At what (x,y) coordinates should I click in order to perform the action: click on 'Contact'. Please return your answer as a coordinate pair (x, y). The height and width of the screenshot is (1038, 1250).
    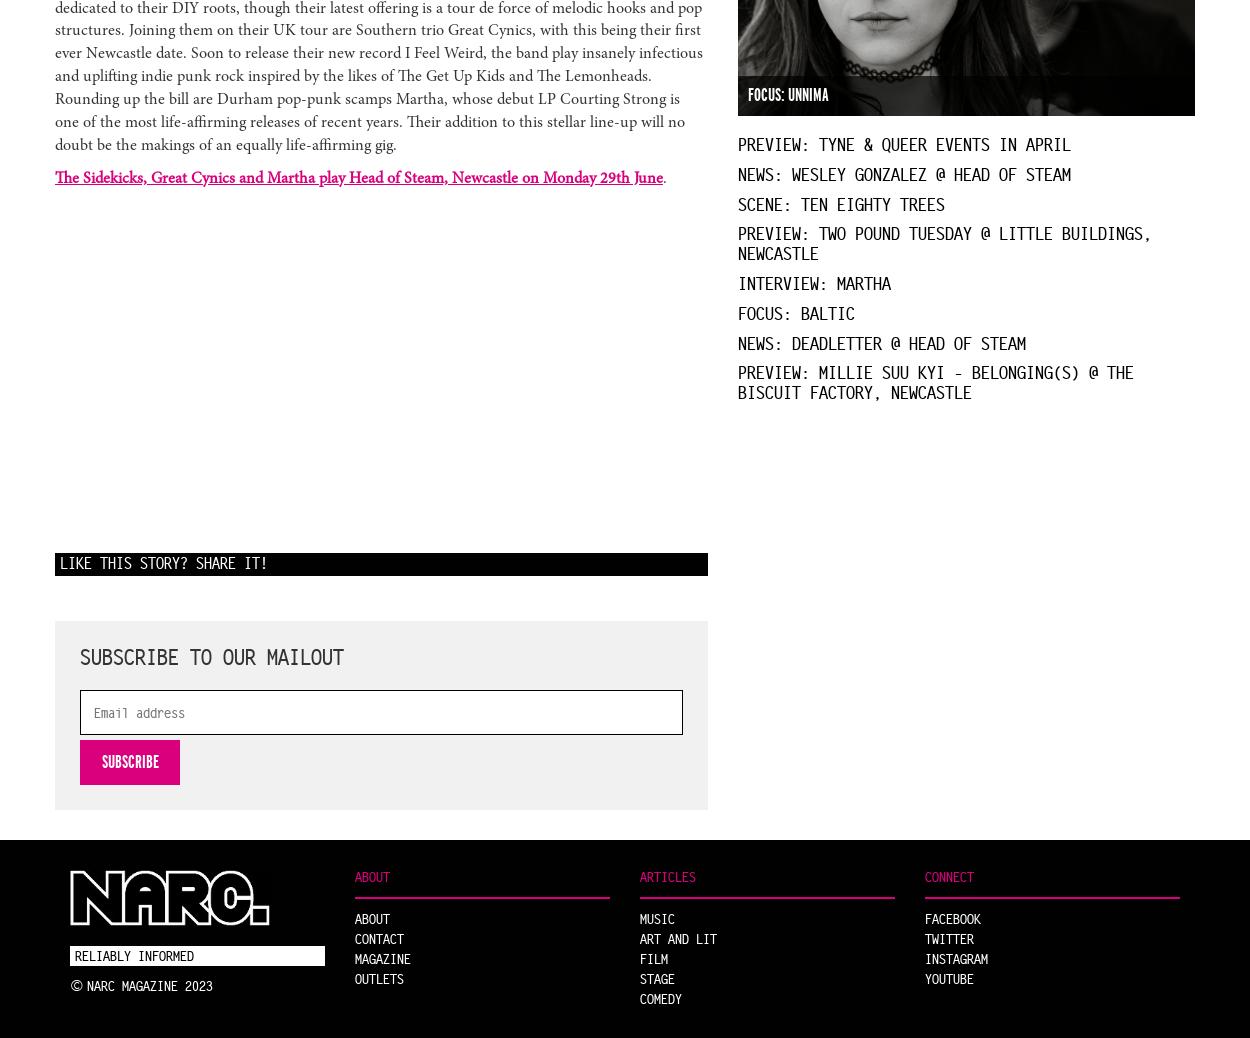
    Looking at the image, I should click on (379, 938).